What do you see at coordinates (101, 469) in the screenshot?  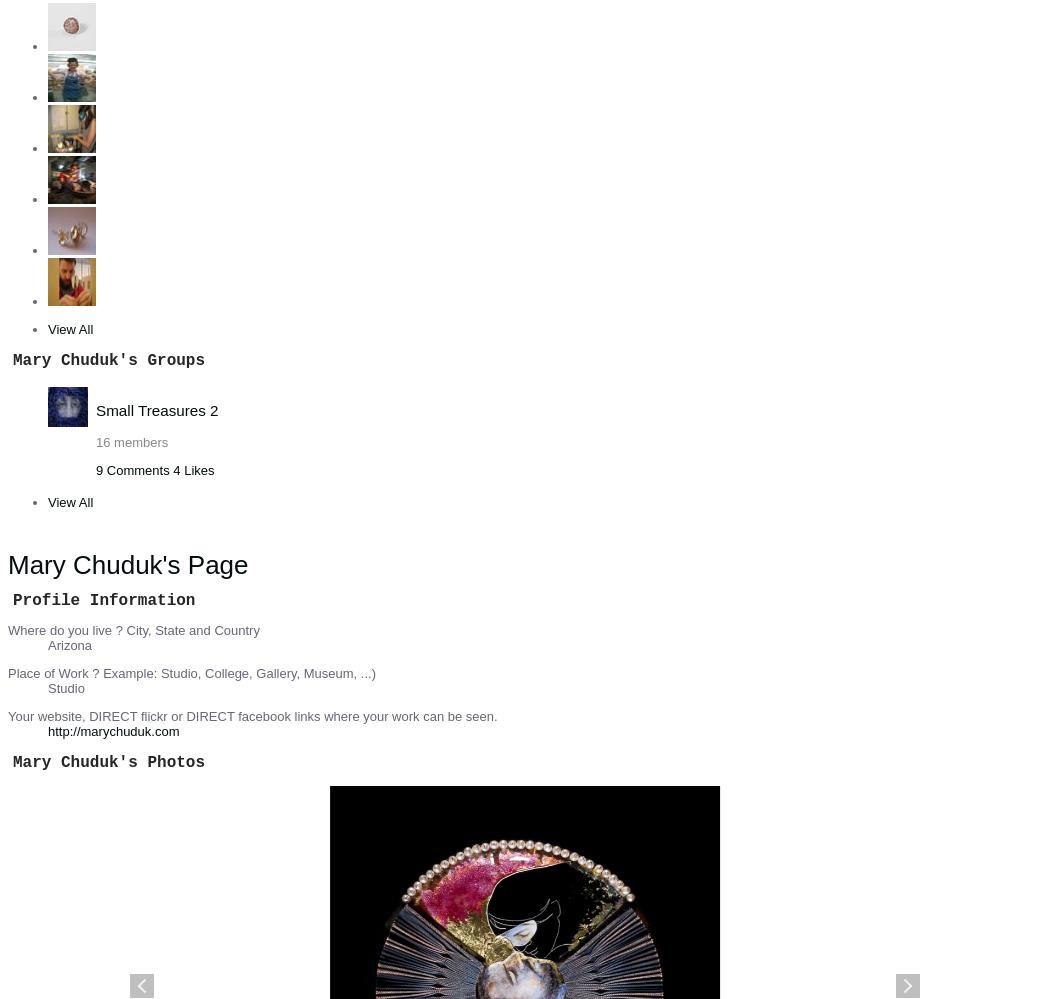 I see `'9'` at bounding box center [101, 469].